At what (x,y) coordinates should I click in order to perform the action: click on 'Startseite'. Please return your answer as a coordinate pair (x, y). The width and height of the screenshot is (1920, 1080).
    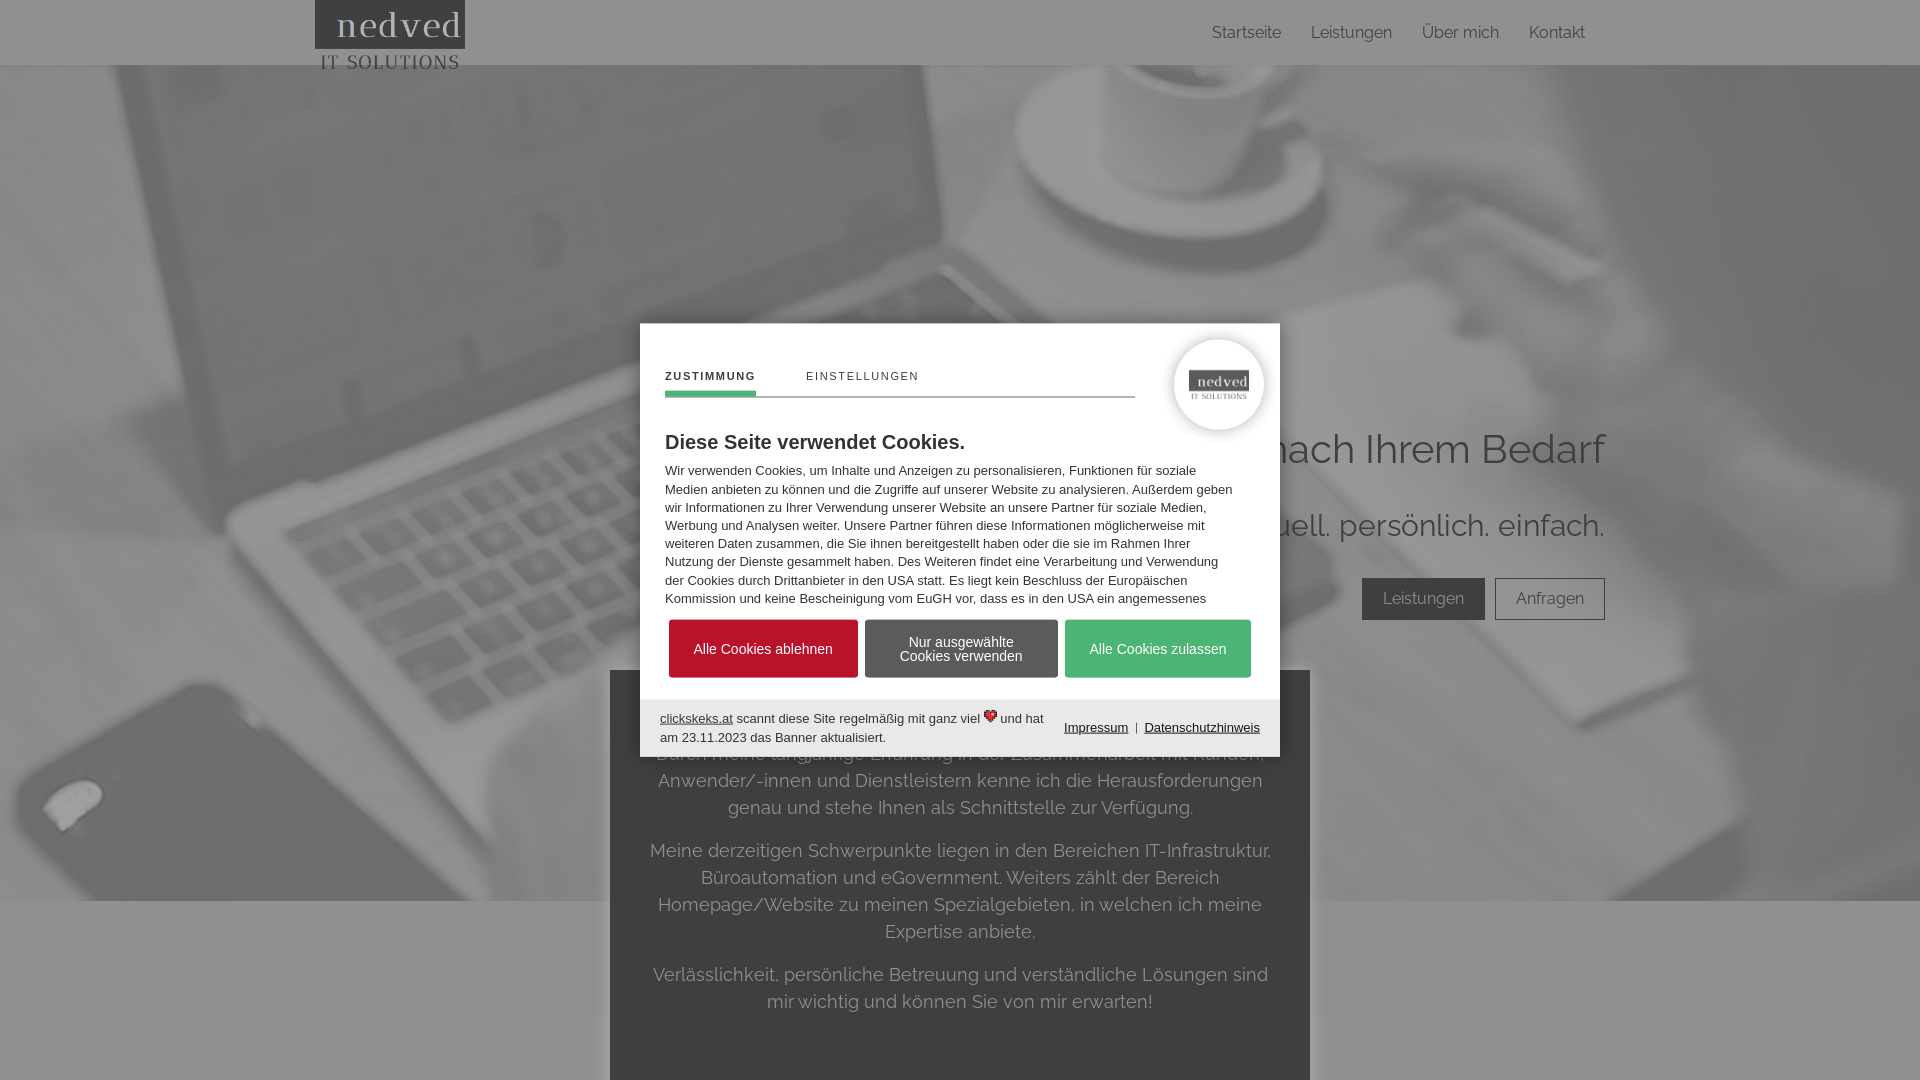
    Looking at the image, I should click on (1245, 32).